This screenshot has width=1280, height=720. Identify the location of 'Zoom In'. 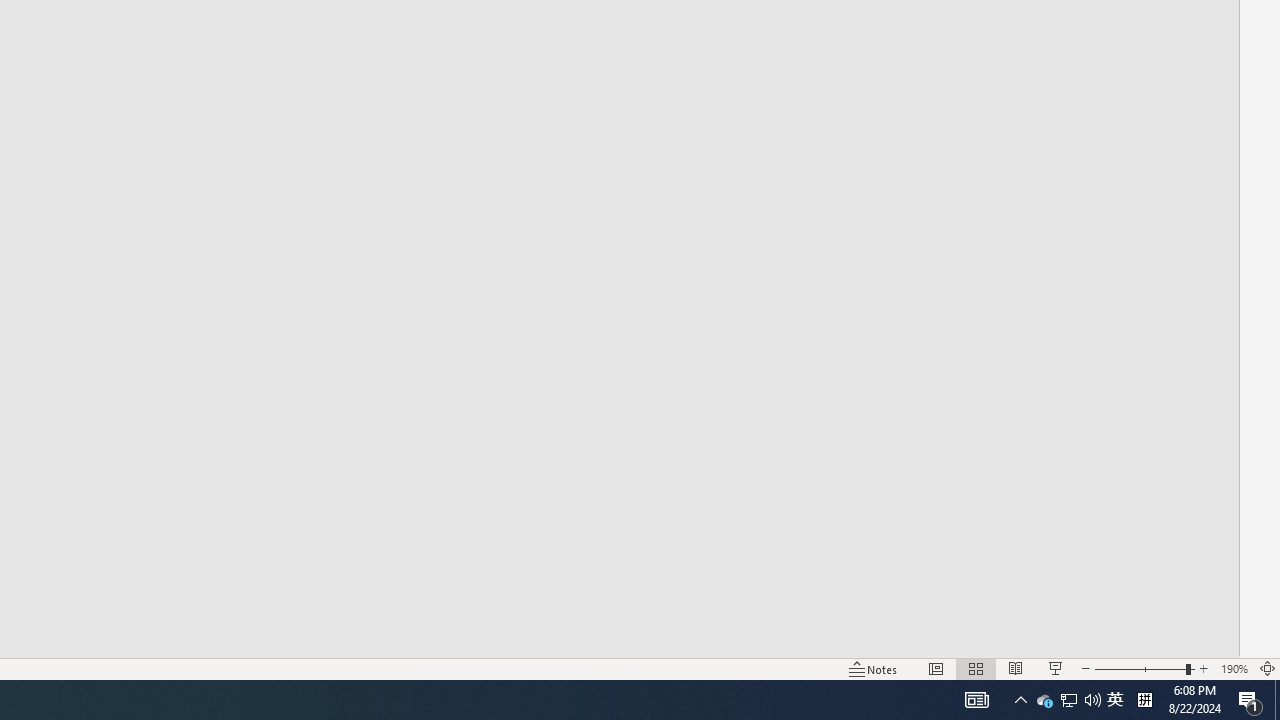
(1203, 669).